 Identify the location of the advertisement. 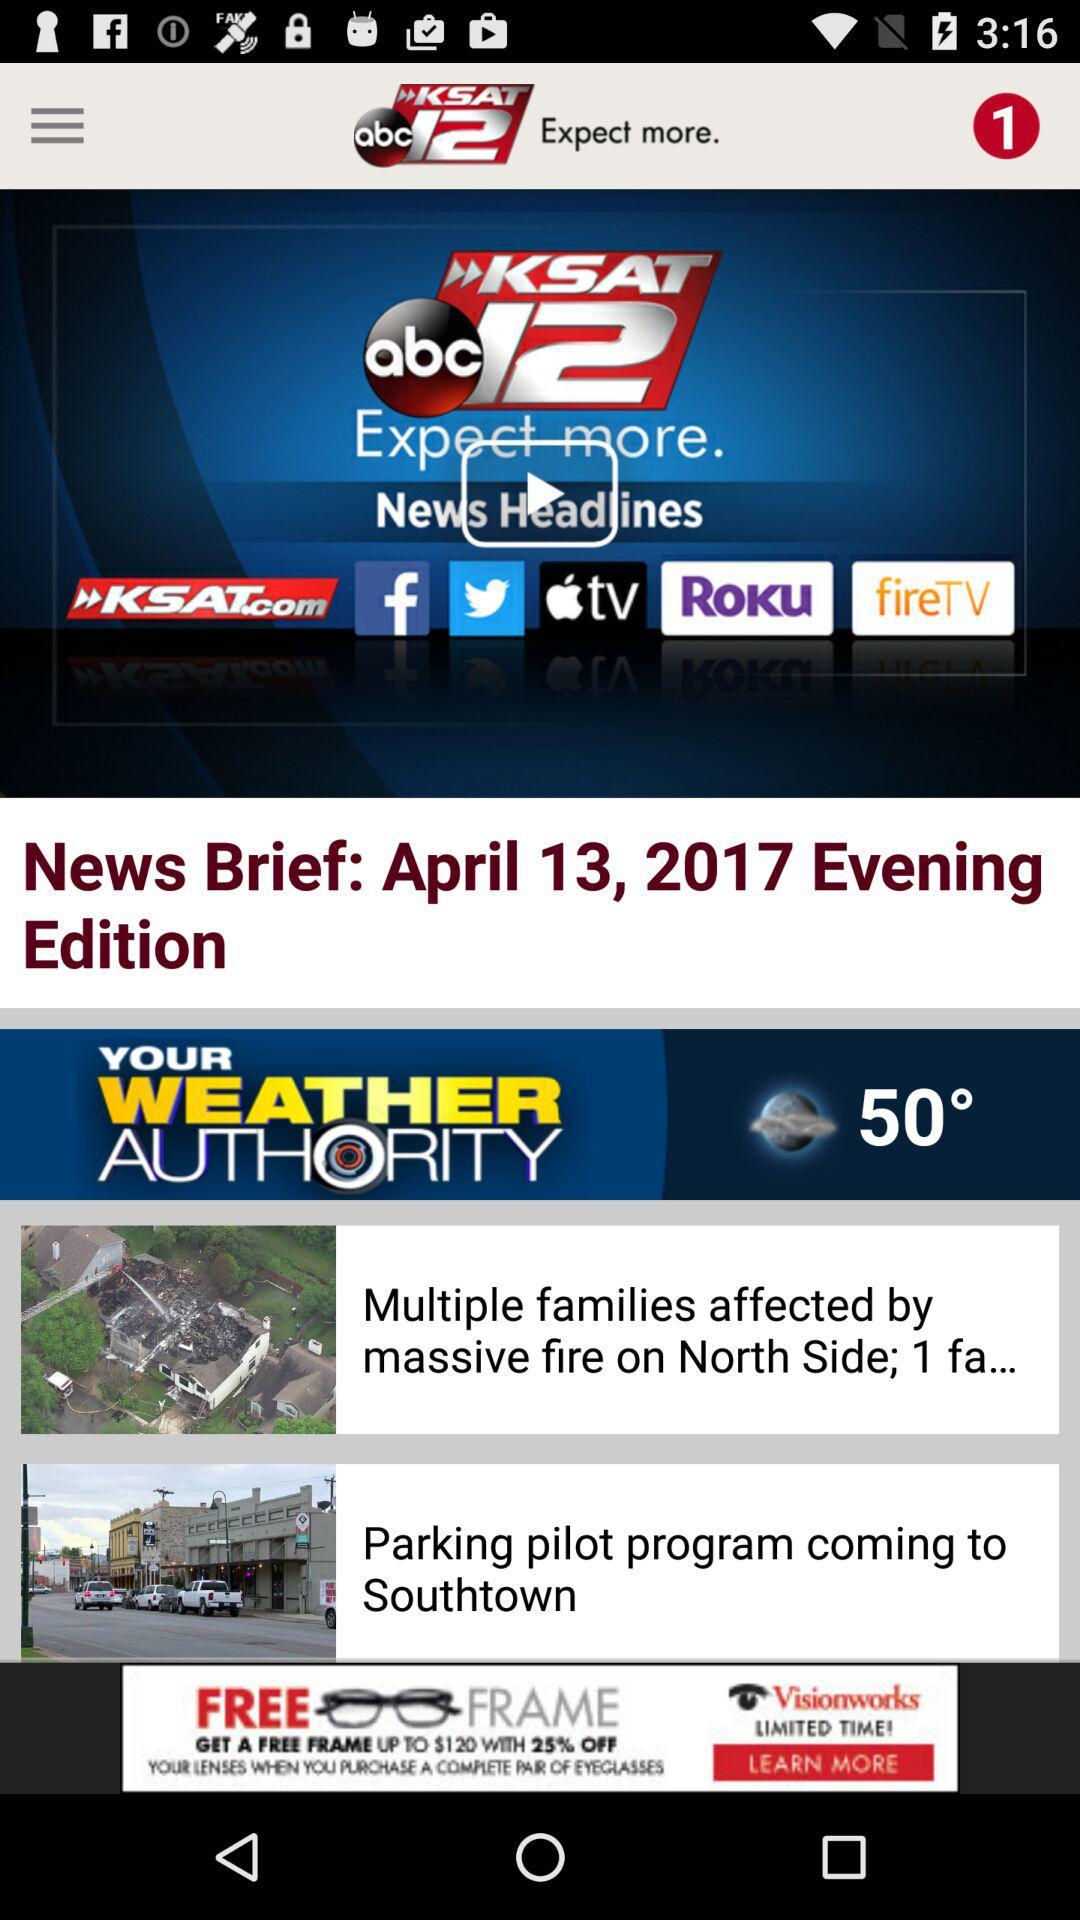
(540, 1727).